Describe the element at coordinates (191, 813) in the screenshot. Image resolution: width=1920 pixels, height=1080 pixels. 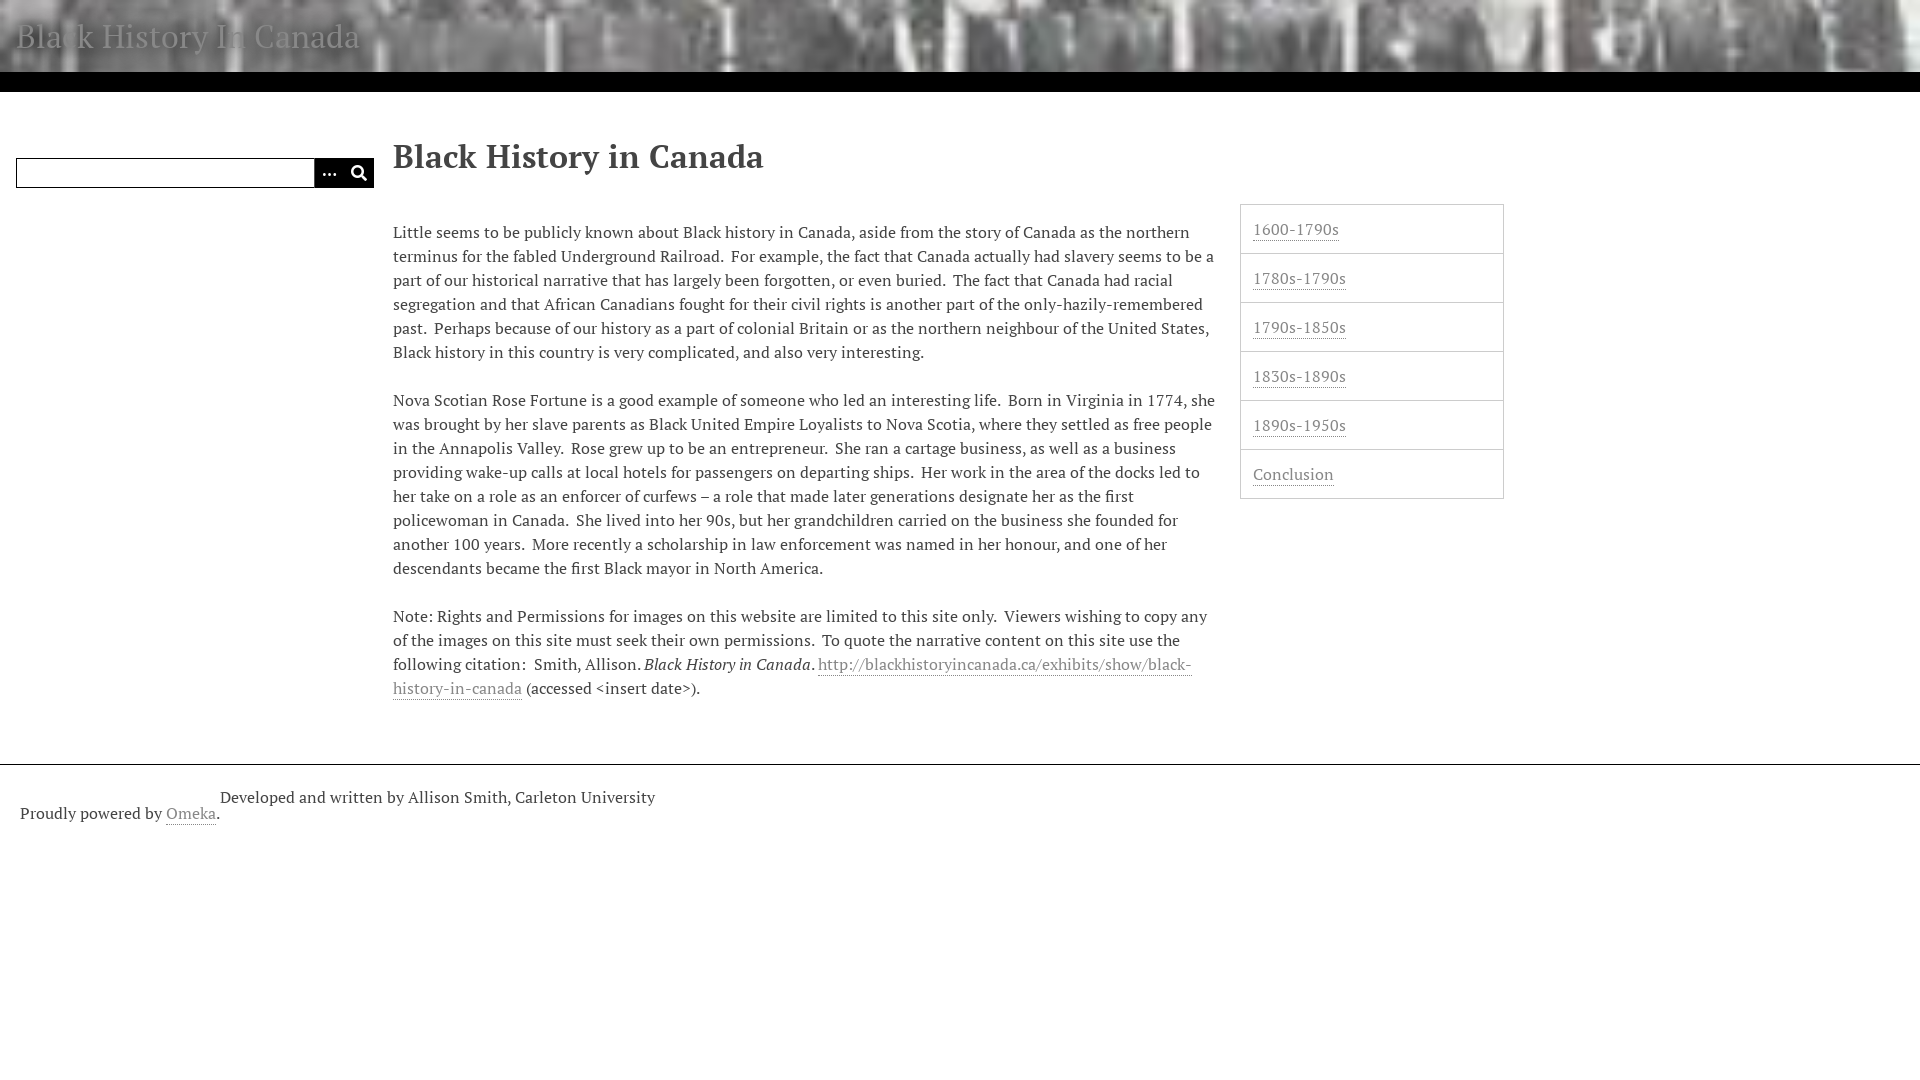
I see `'Omeka'` at that location.